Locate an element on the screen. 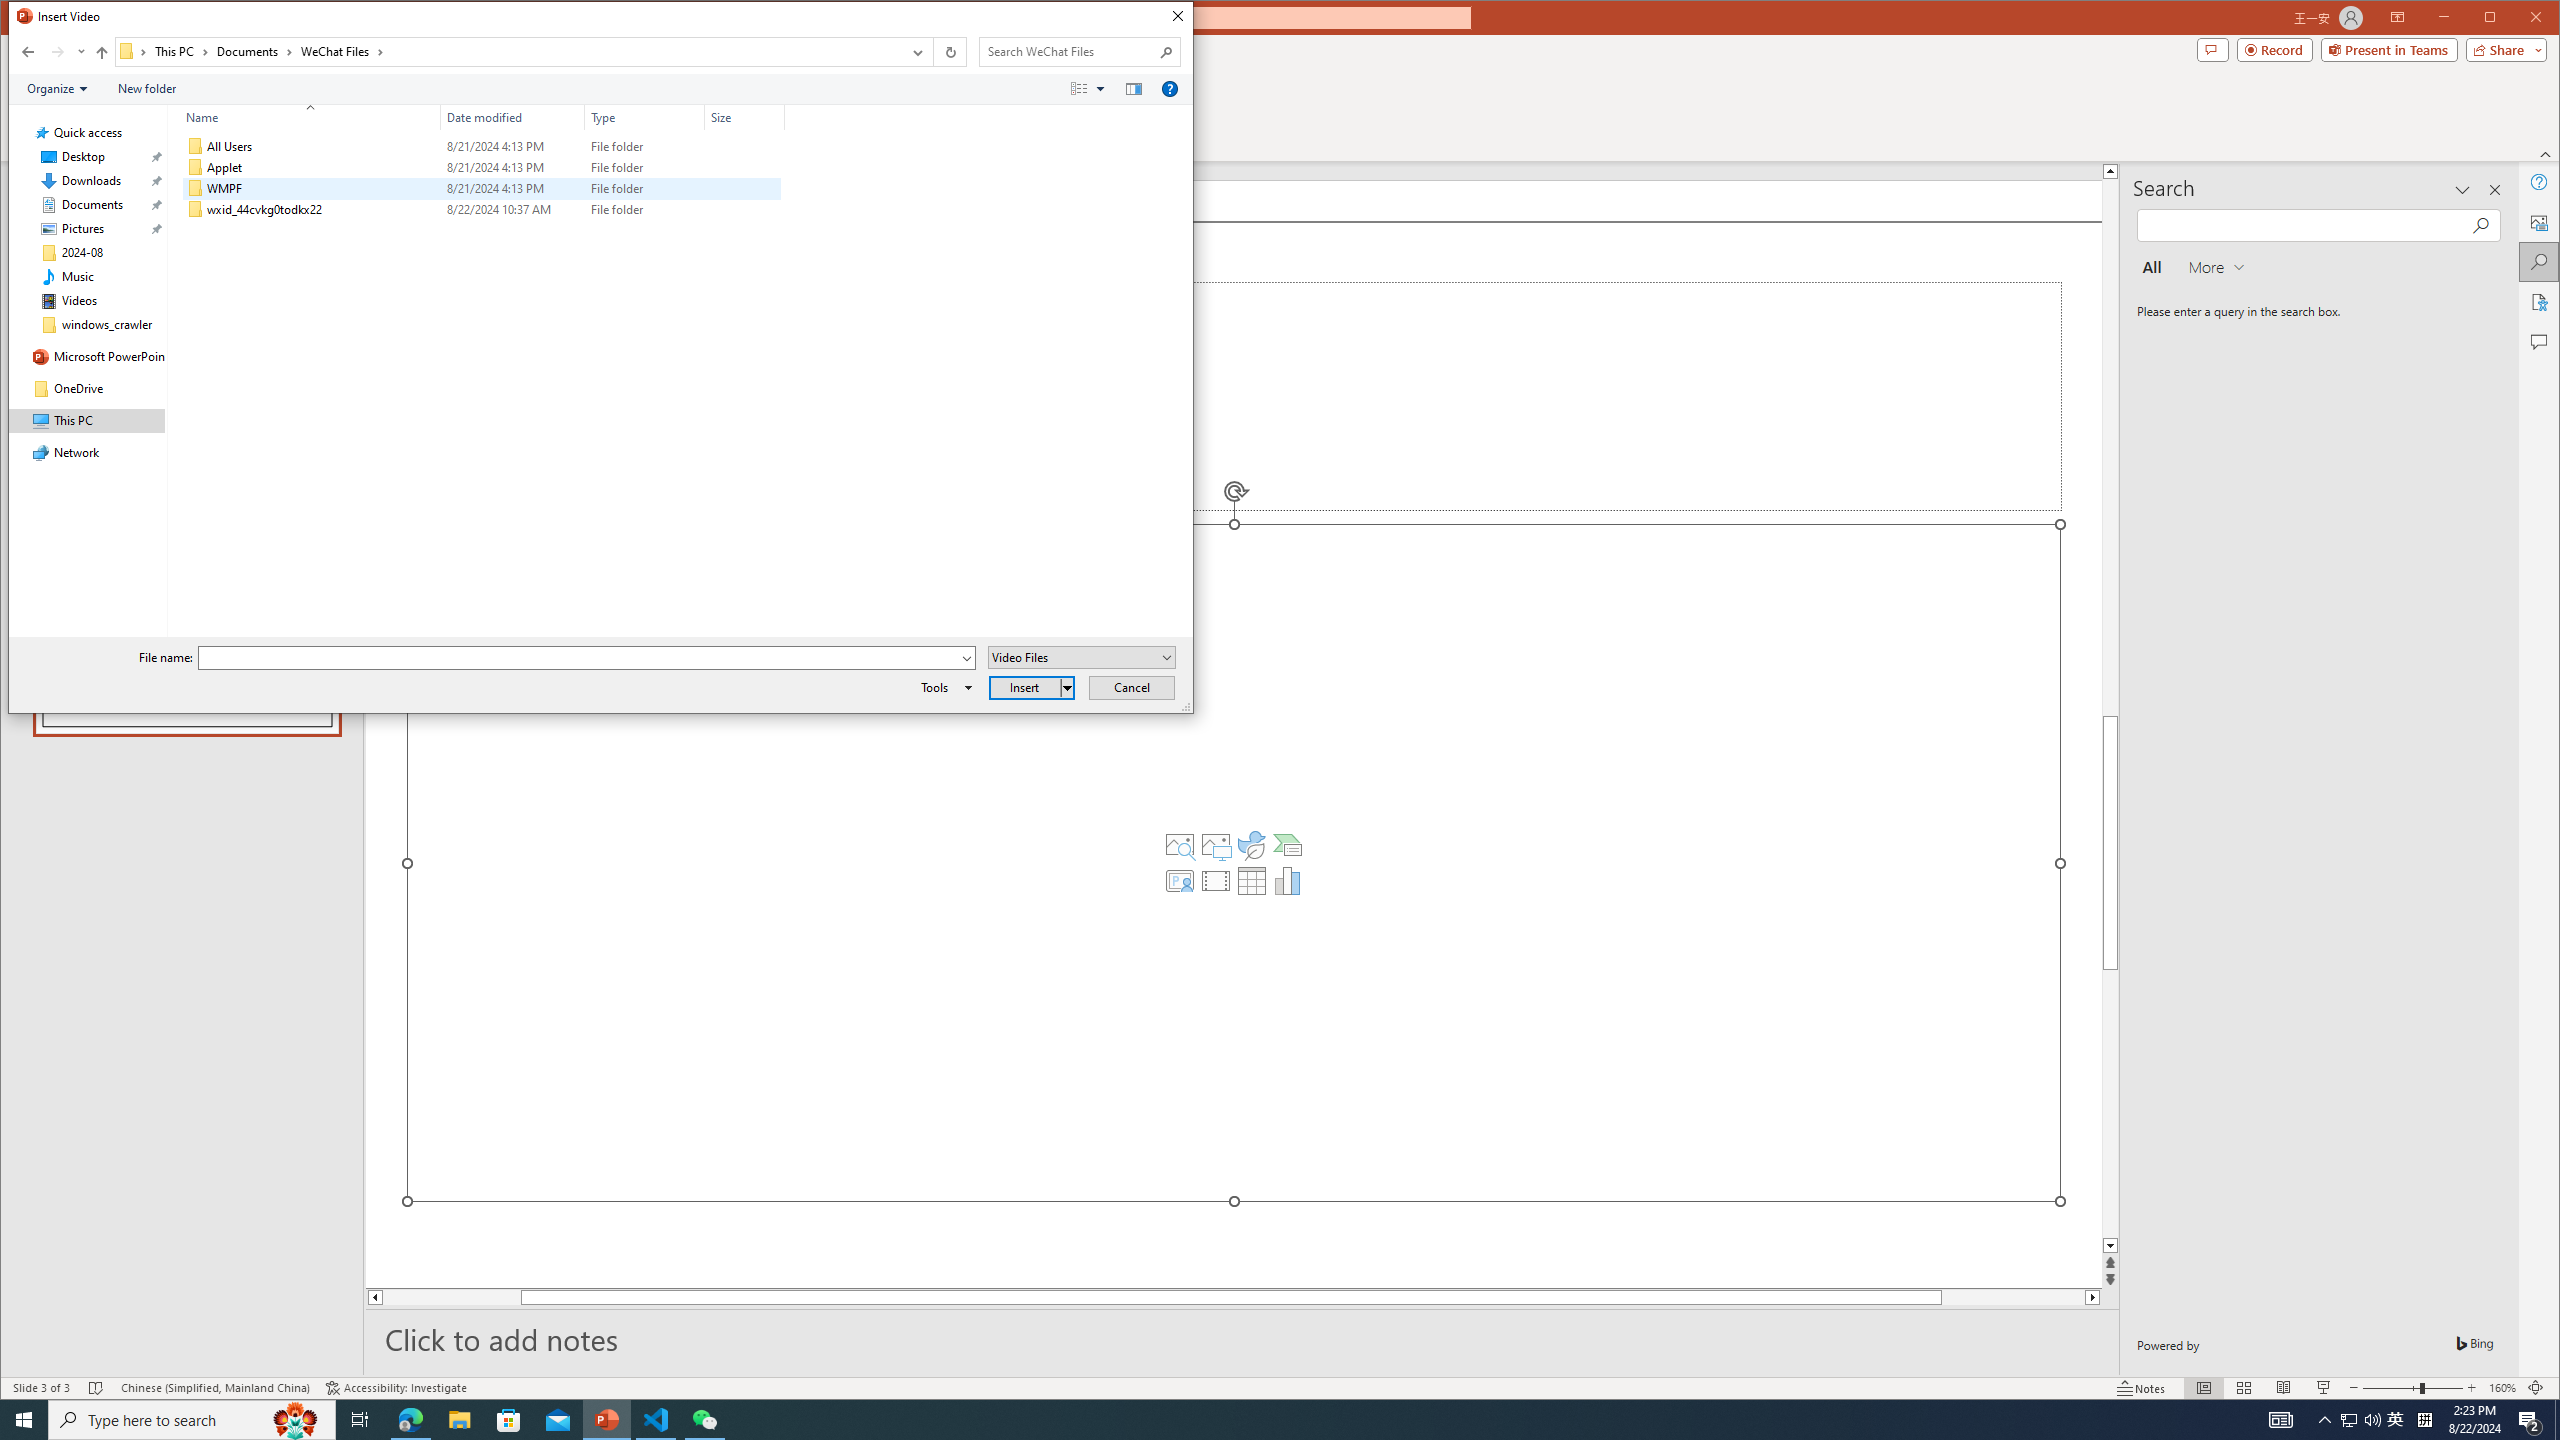  'Address band toolbar' is located at coordinates (933, 51).